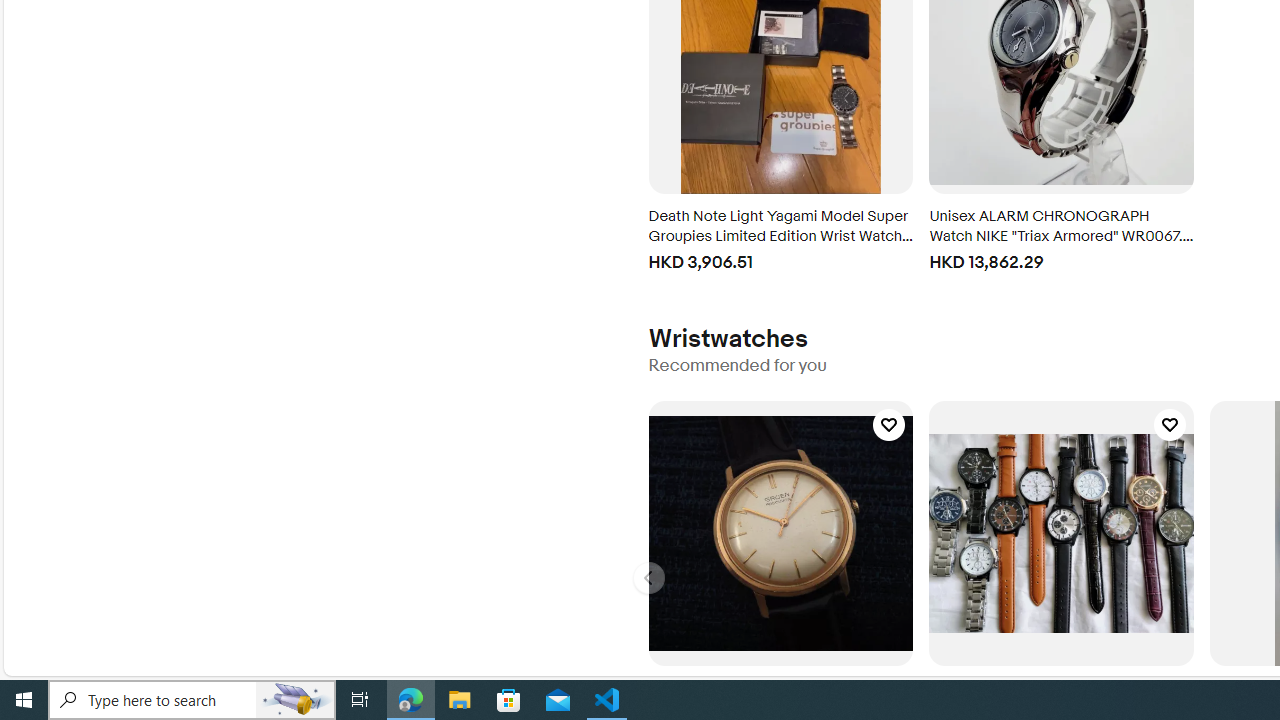 Image resolution: width=1280 pixels, height=720 pixels. What do you see at coordinates (648, 578) in the screenshot?
I see `'Go to the previous slide, Wristwatches - Carousel'` at bounding box center [648, 578].